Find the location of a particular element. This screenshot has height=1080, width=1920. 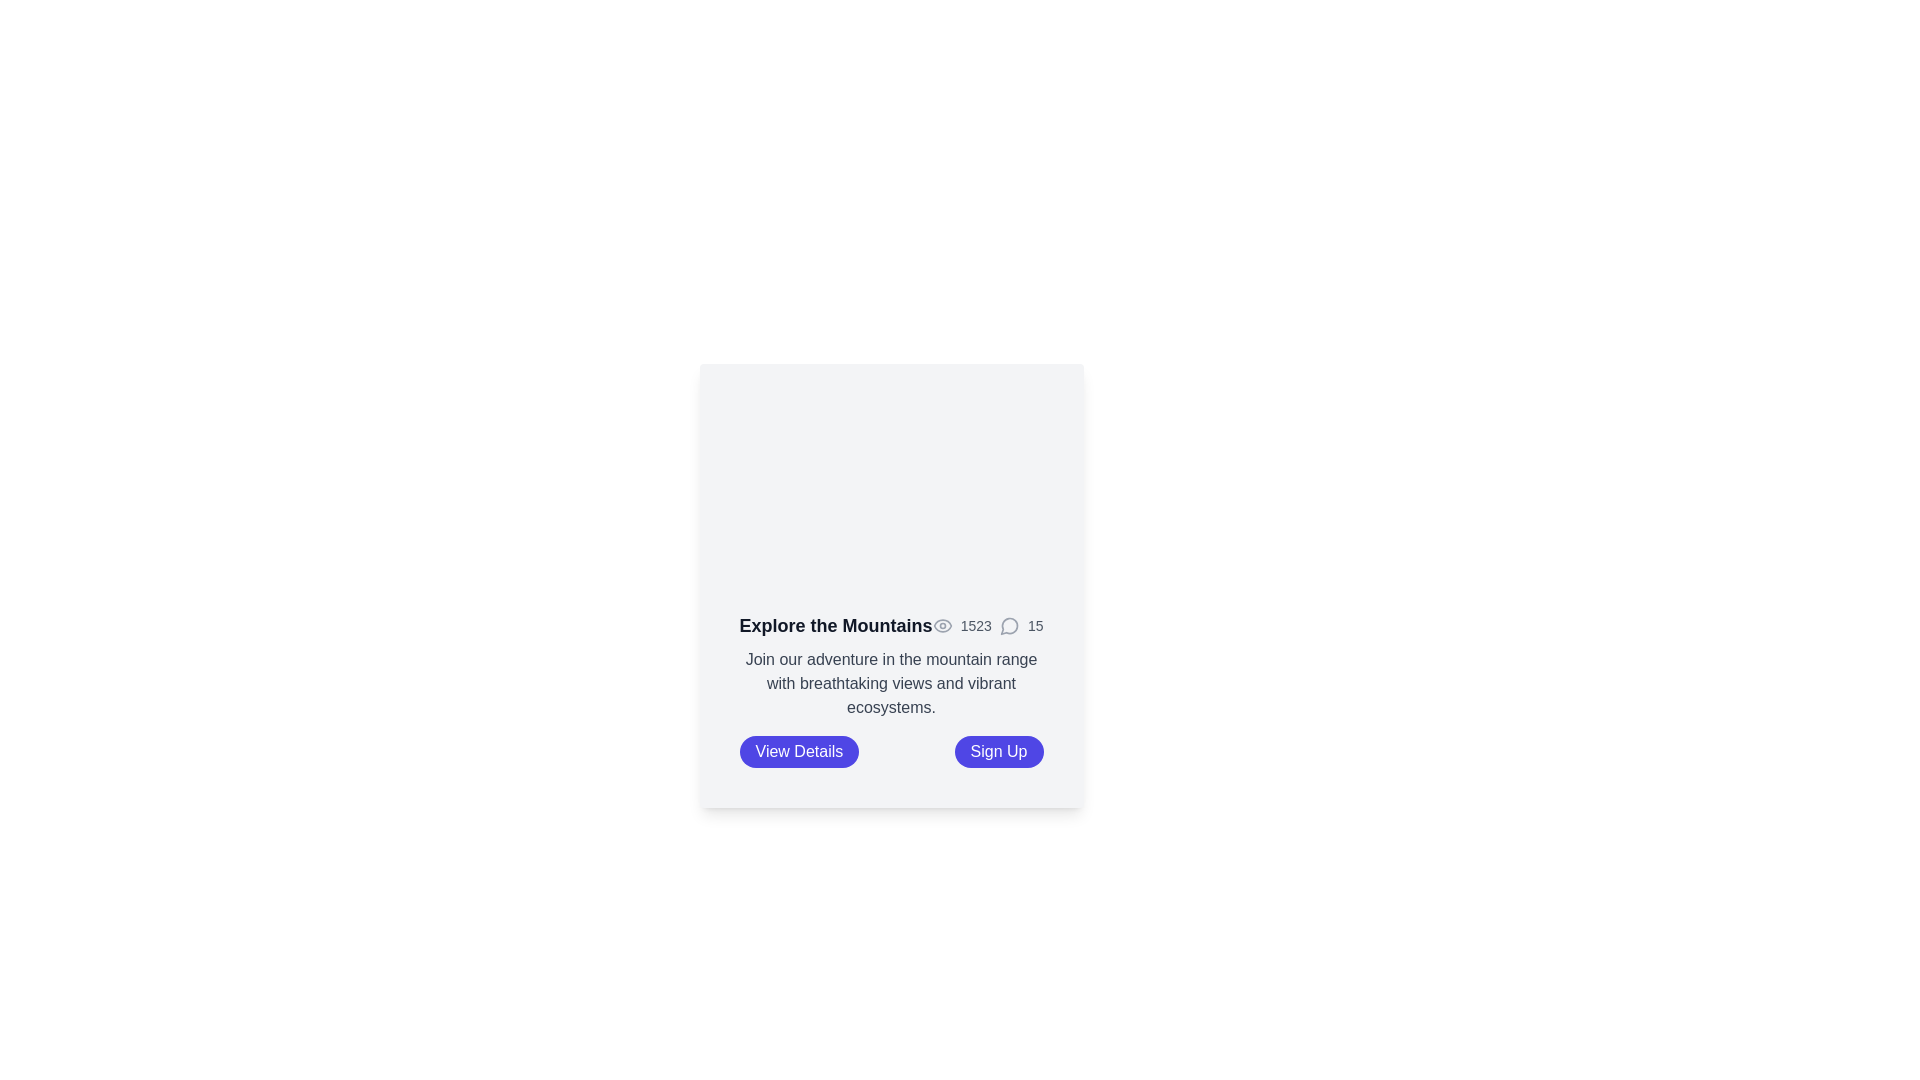

the eye icon, which is the first element in a horizontal group is located at coordinates (941, 624).